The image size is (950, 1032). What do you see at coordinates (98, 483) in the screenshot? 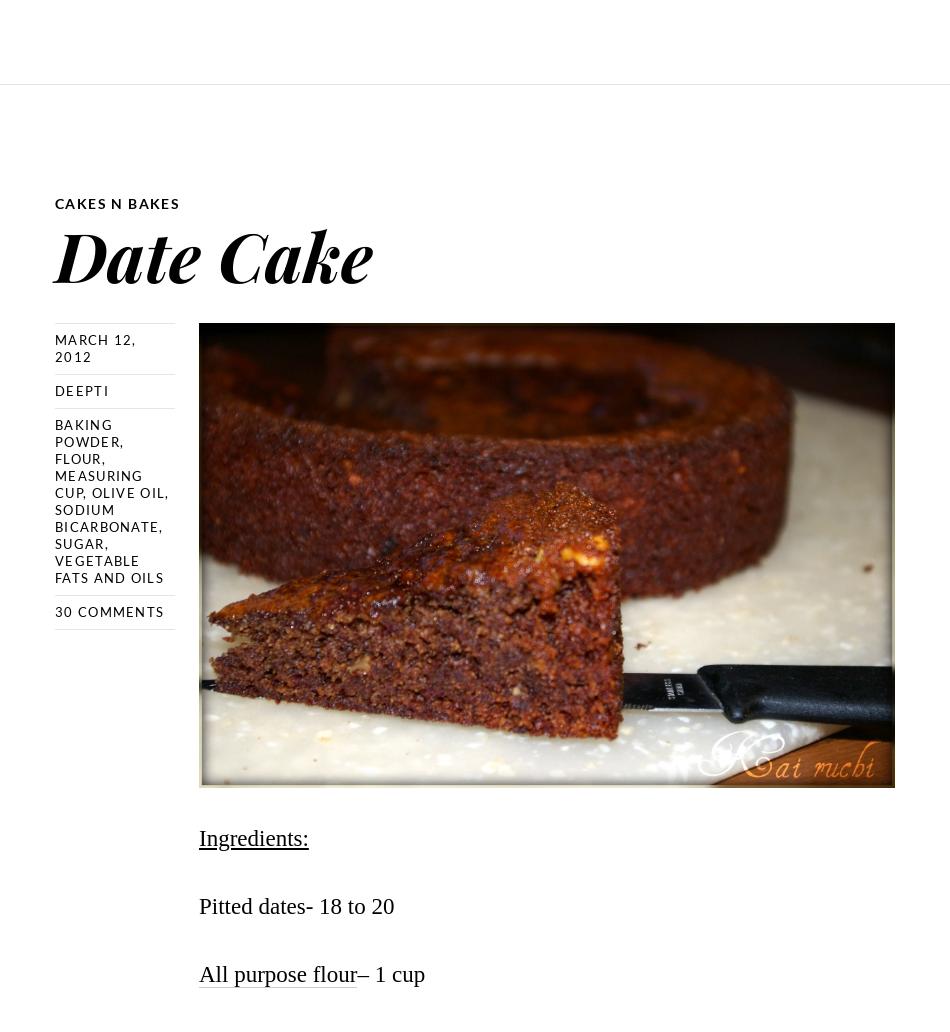
I see `'Measuring cup'` at bounding box center [98, 483].